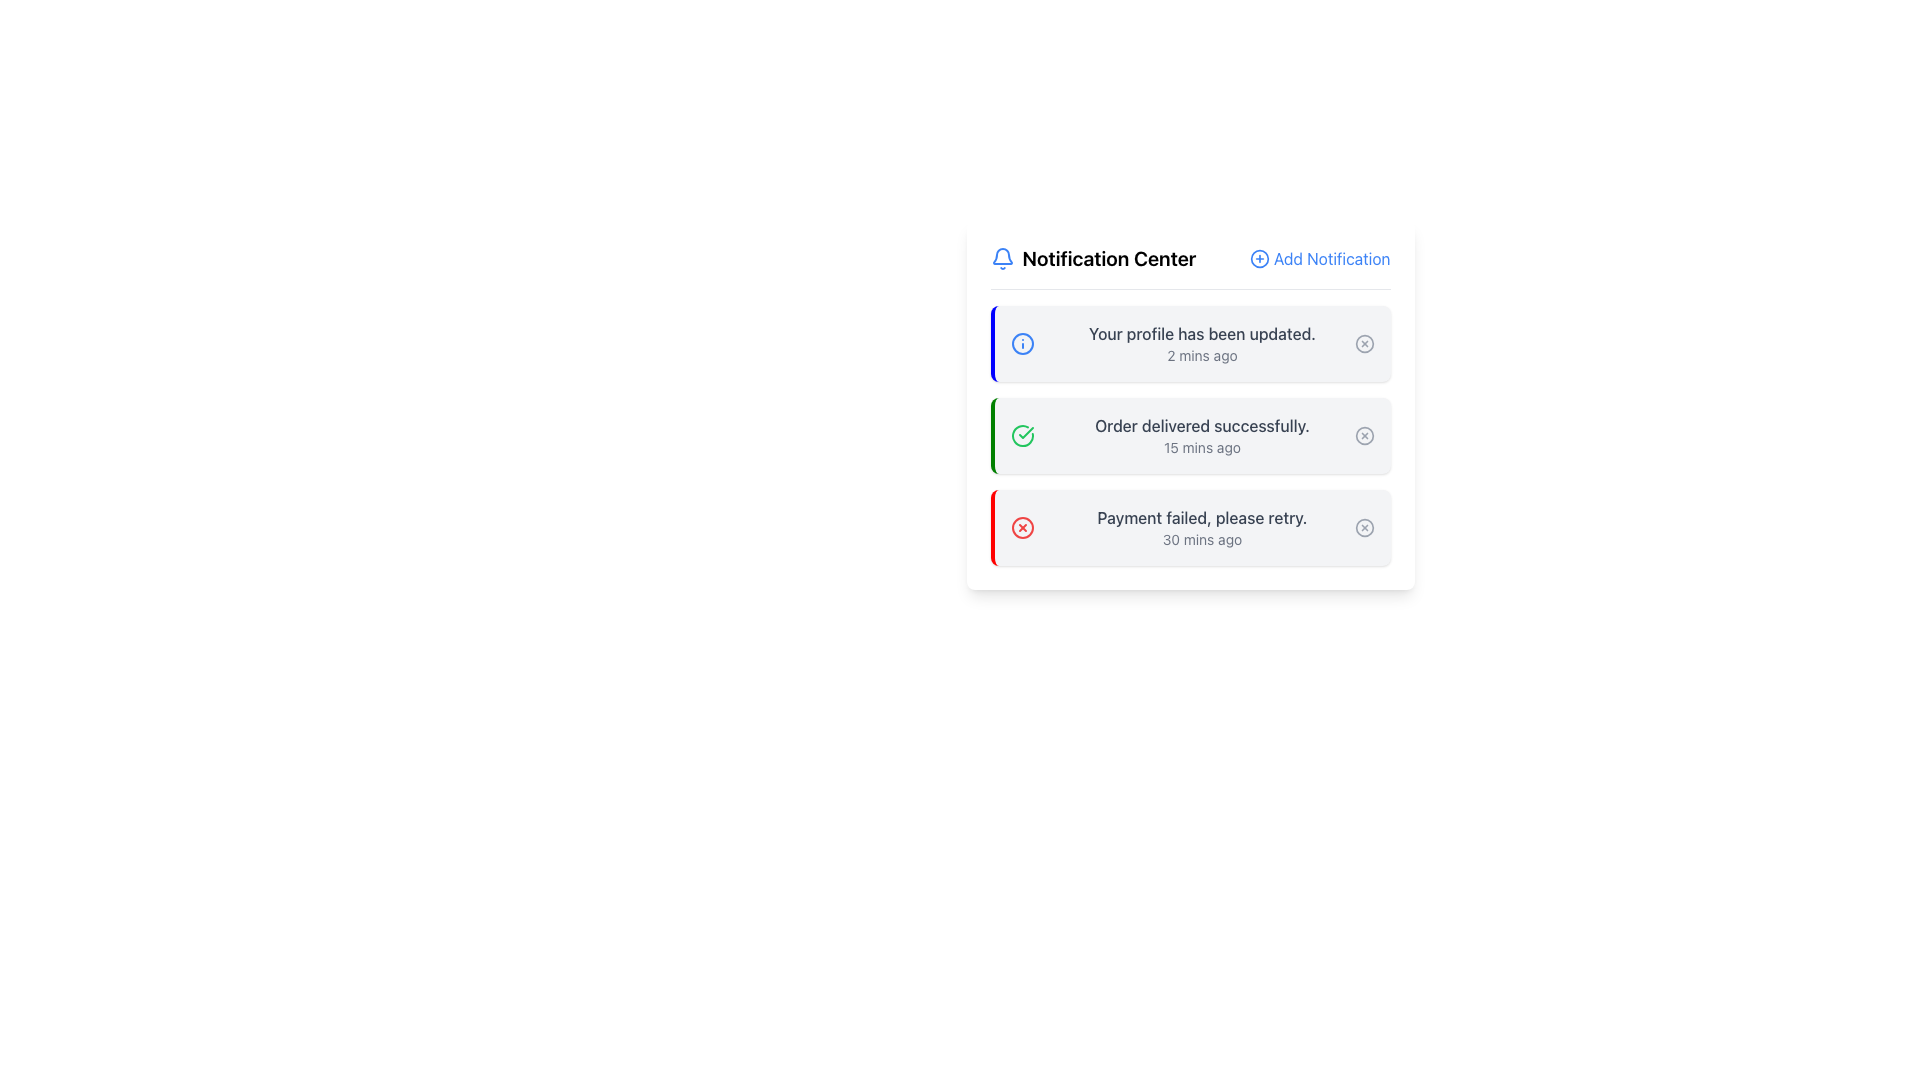  What do you see at coordinates (1363, 342) in the screenshot?
I see `the circular SVG-based graphical component that represents the notification status for 'Your profile has been updated.'` at bounding box center [1363, 342].